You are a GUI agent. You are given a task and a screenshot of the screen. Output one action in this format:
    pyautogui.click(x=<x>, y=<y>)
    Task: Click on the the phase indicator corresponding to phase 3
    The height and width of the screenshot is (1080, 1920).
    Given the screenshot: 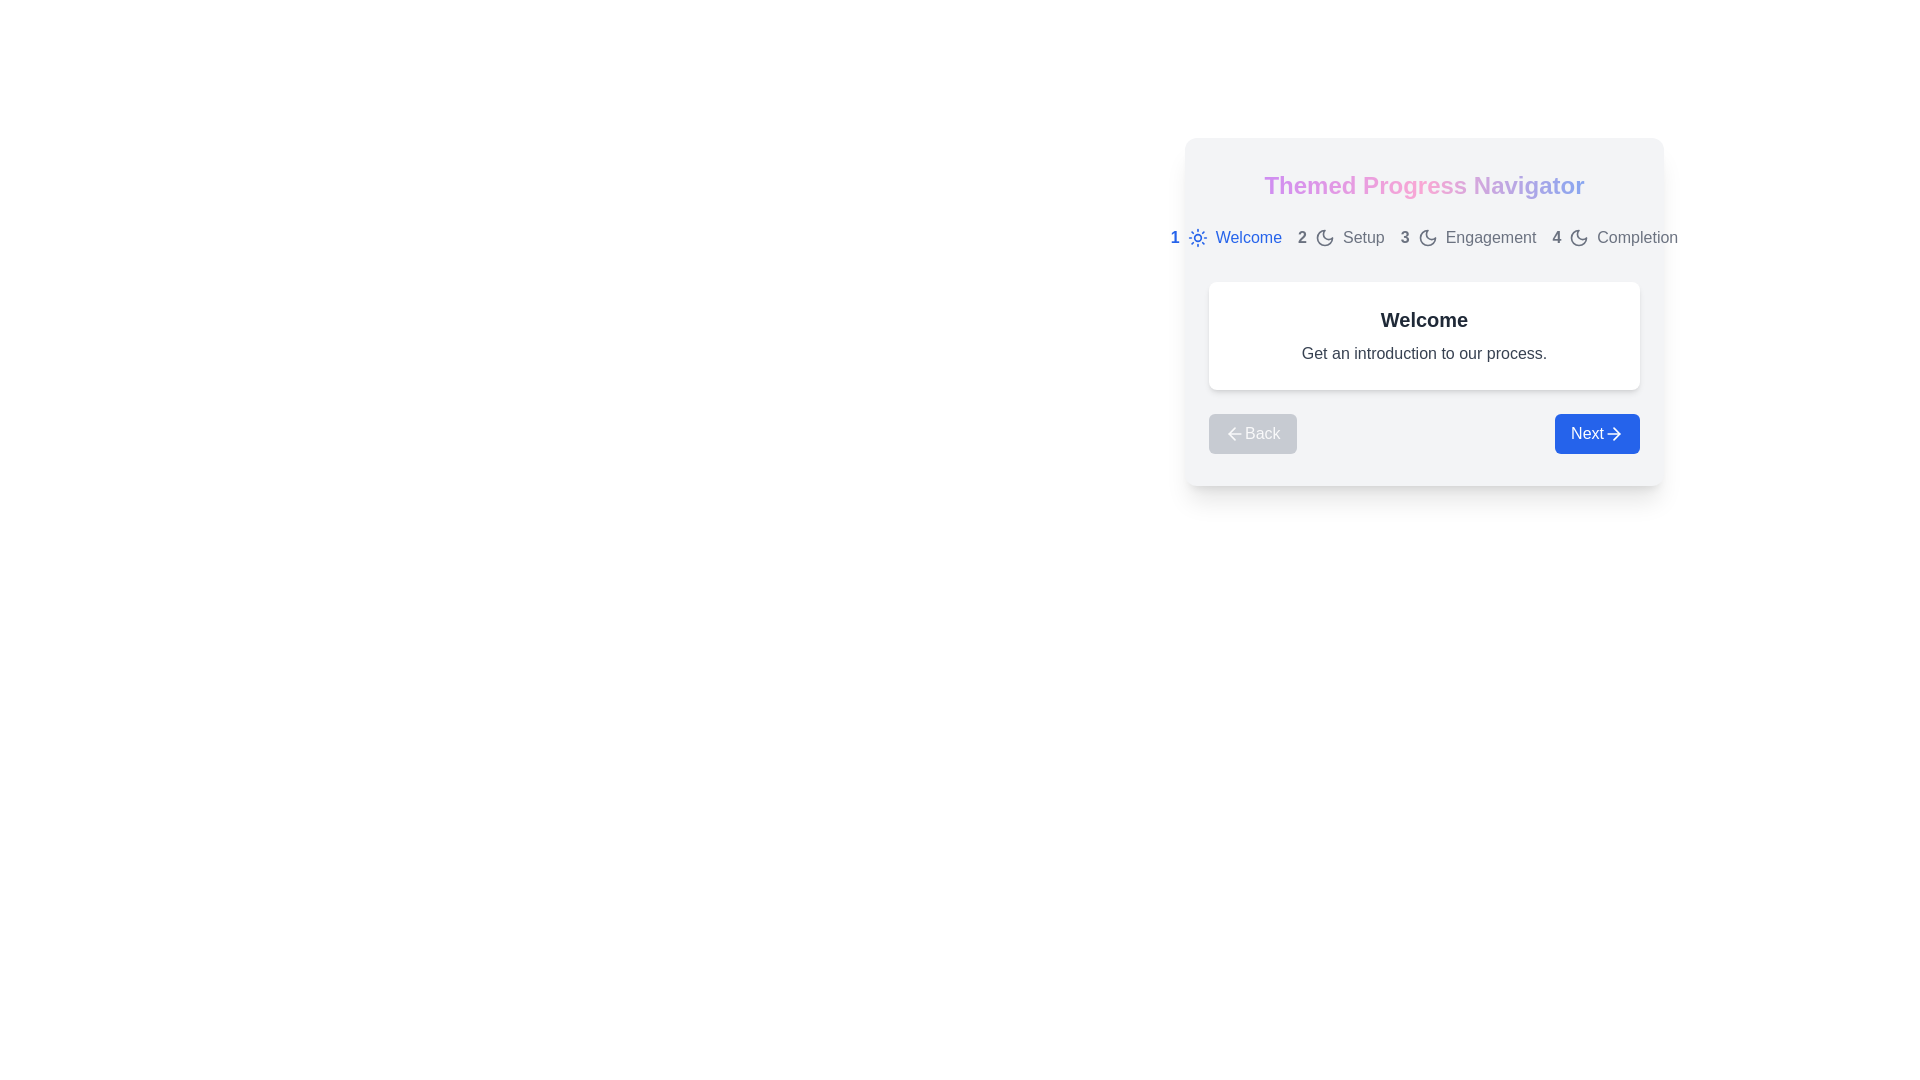 What is the action you would take?
    pyautogui.click(x=1468, y=237)
    